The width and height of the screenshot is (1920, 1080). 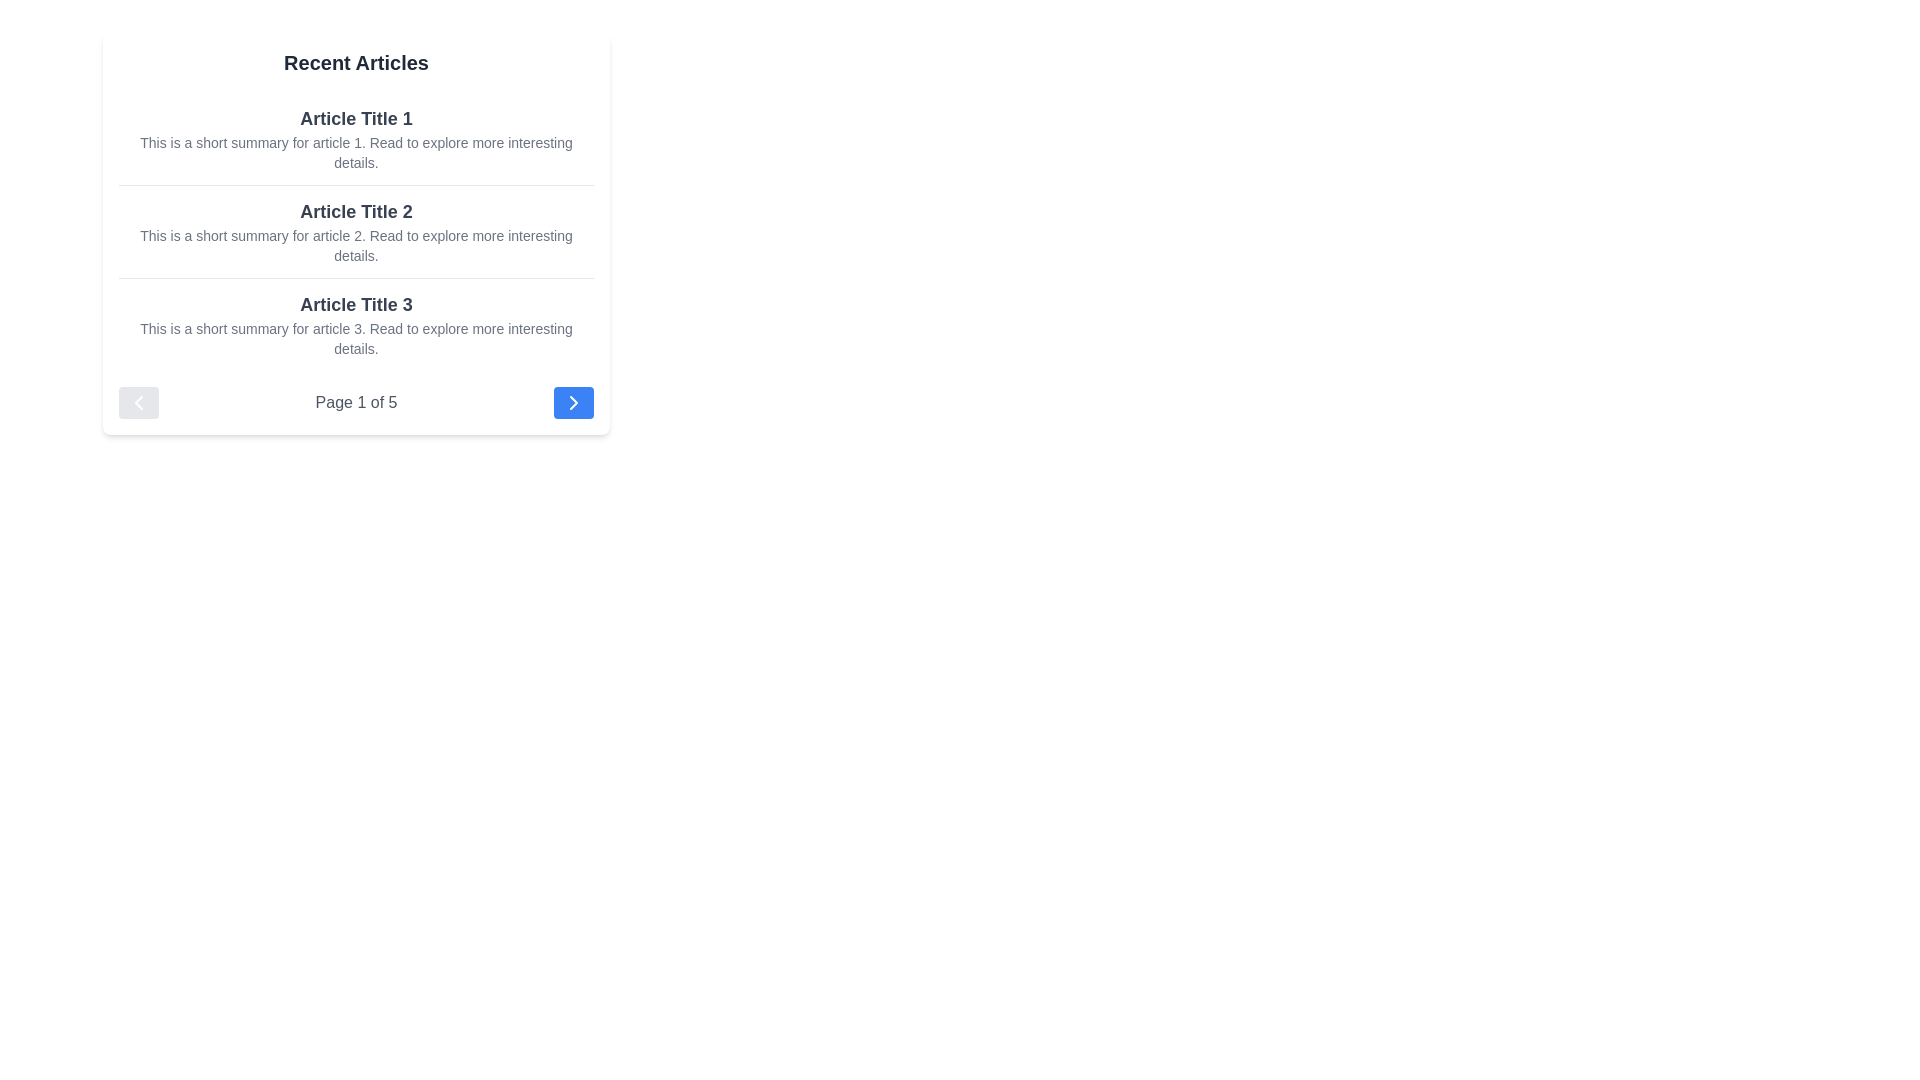 I want to click on the navigation button located at the bottom-left corner of the article summary card, so click(x=138, y=402).